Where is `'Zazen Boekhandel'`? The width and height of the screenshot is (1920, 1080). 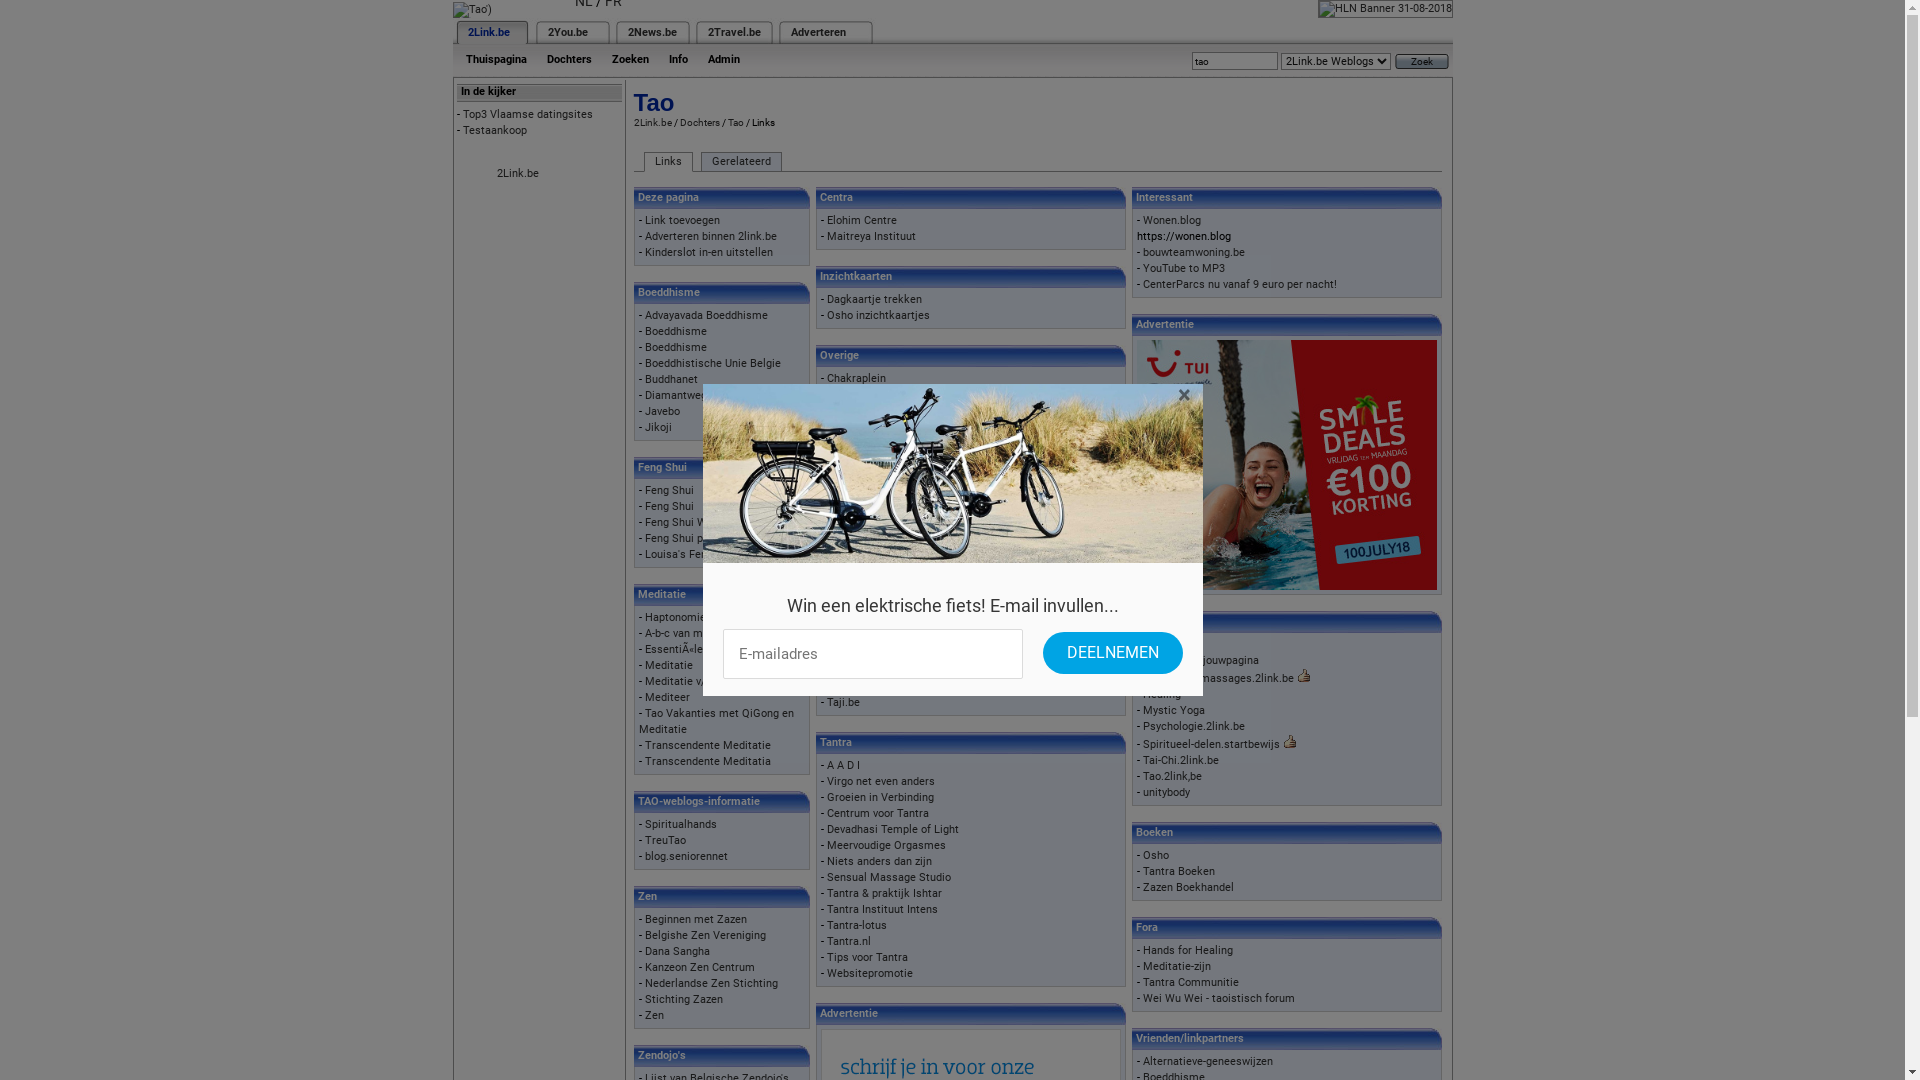 'Zazen Boekhandel' is located at coordinates (1187, 886).